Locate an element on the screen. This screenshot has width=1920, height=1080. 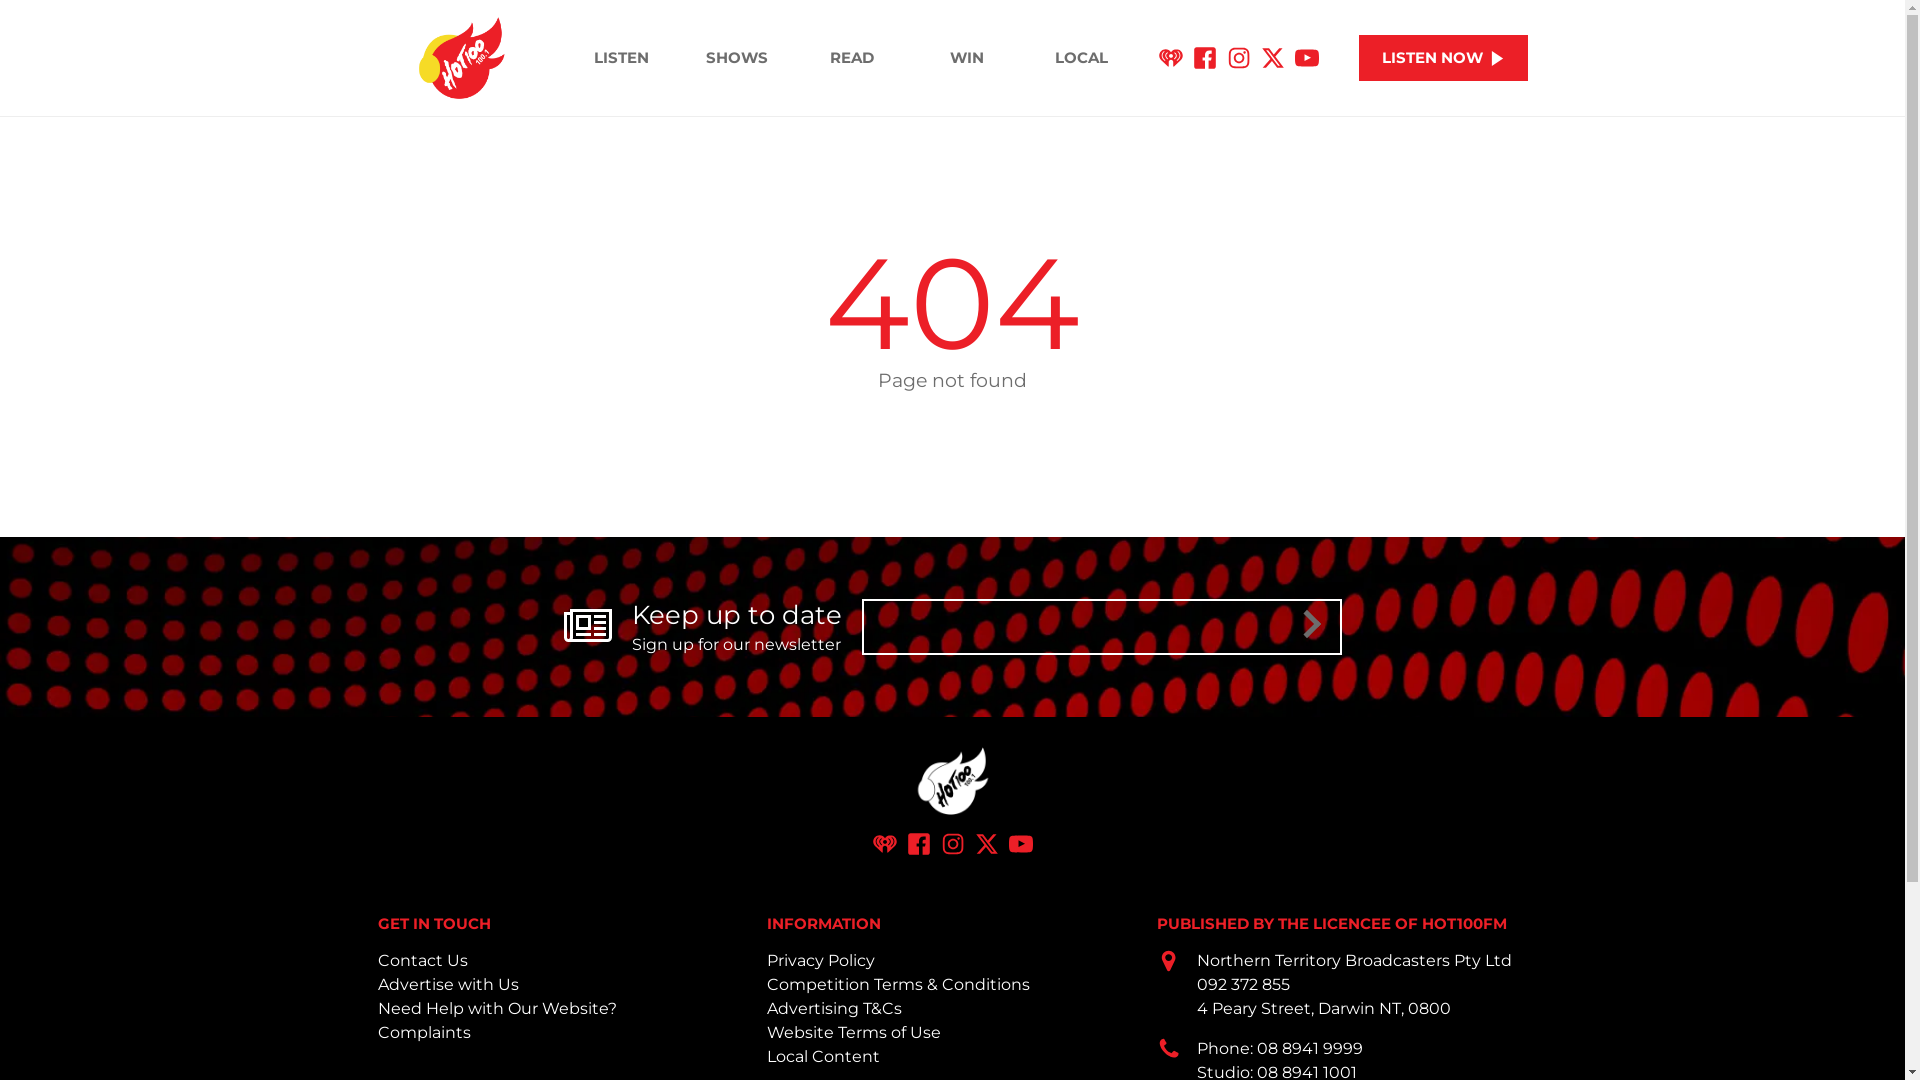
'Instagram' is located at coordinates (950, 843).